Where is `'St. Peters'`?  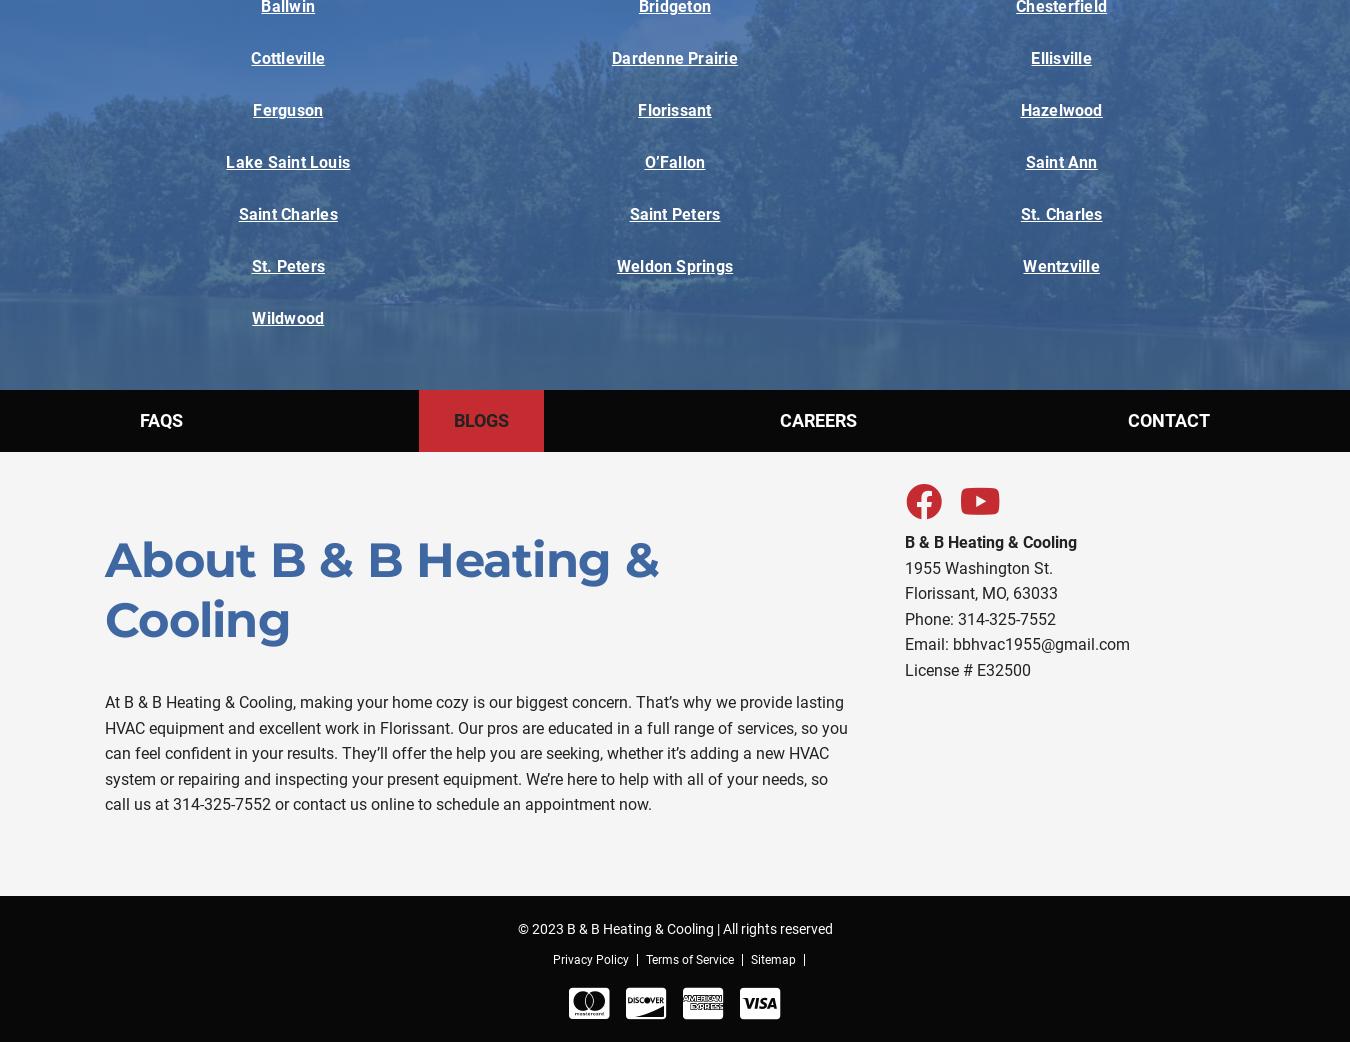
'St. Peters' is located at coordinates (286, 266).